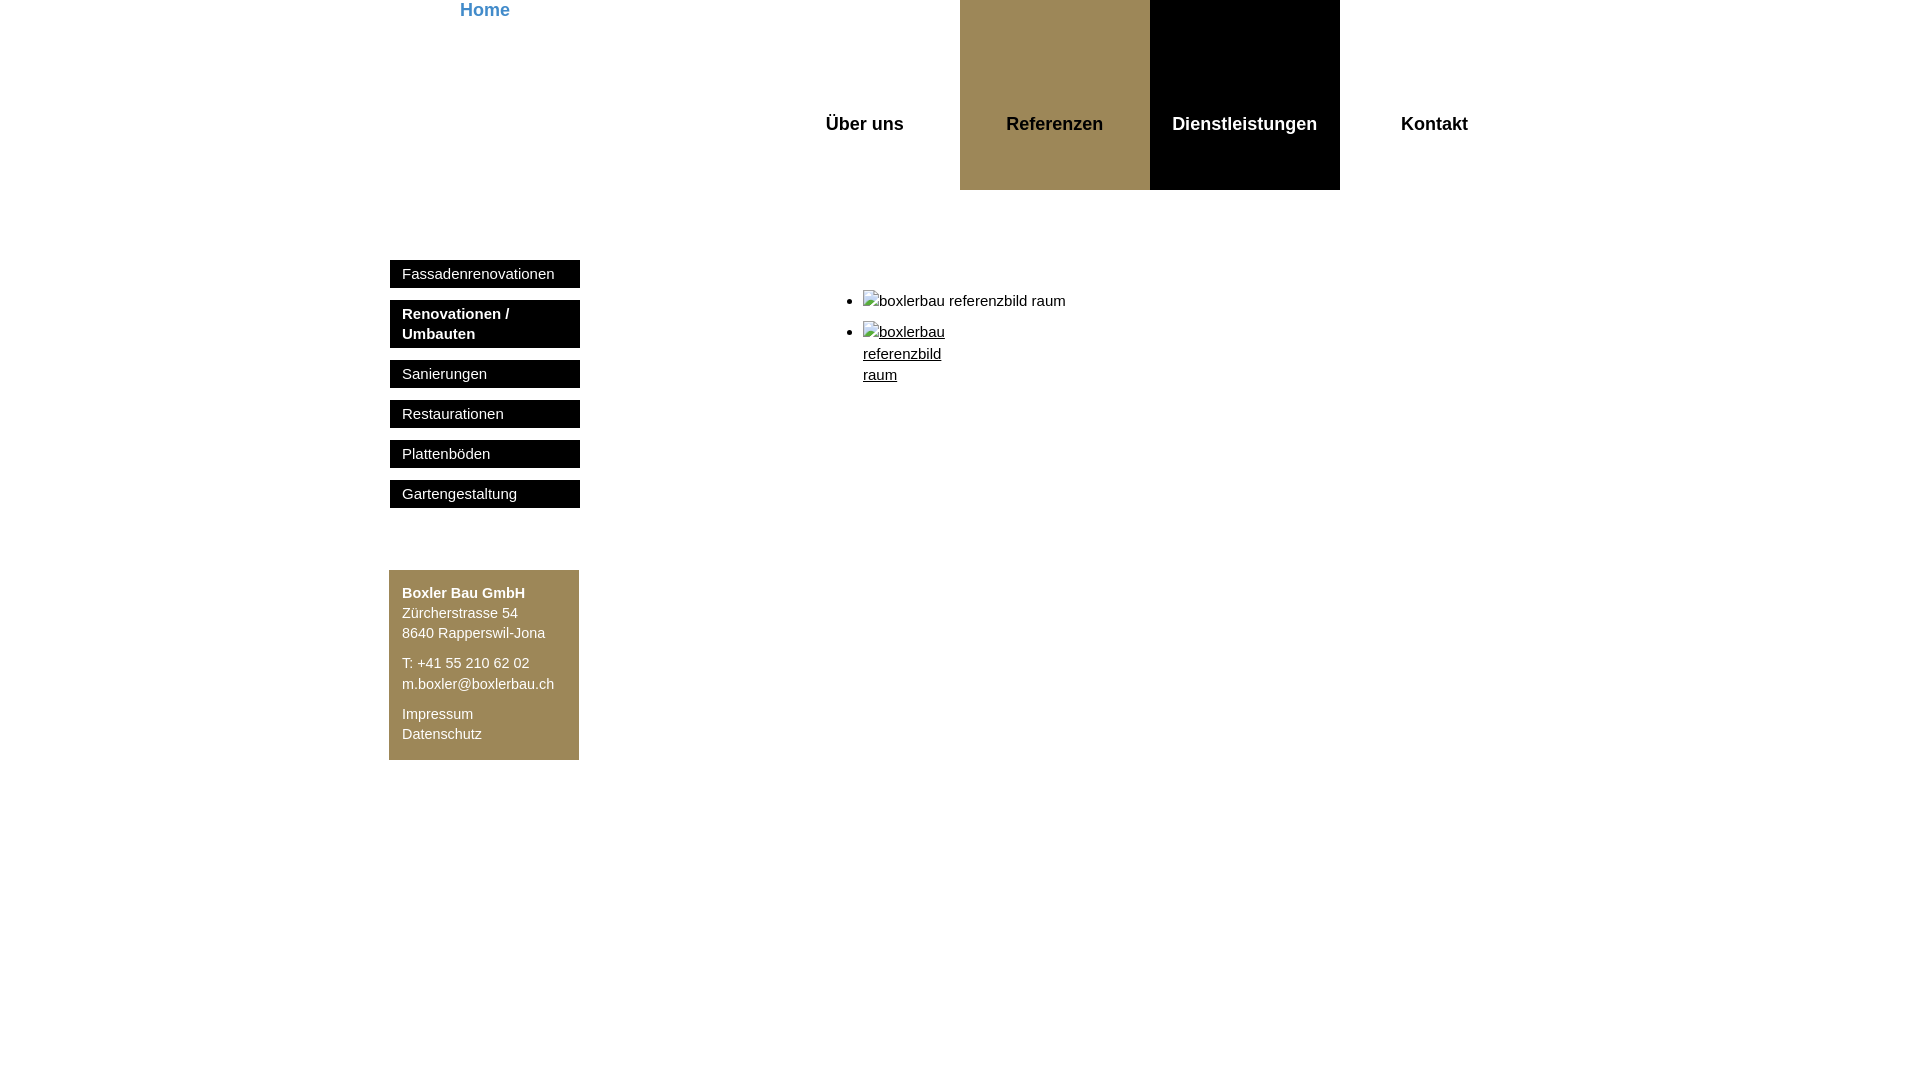  Describe the element at coordinates (1054, 95) in the screenshot. I see `'Referenzen'` at that location.